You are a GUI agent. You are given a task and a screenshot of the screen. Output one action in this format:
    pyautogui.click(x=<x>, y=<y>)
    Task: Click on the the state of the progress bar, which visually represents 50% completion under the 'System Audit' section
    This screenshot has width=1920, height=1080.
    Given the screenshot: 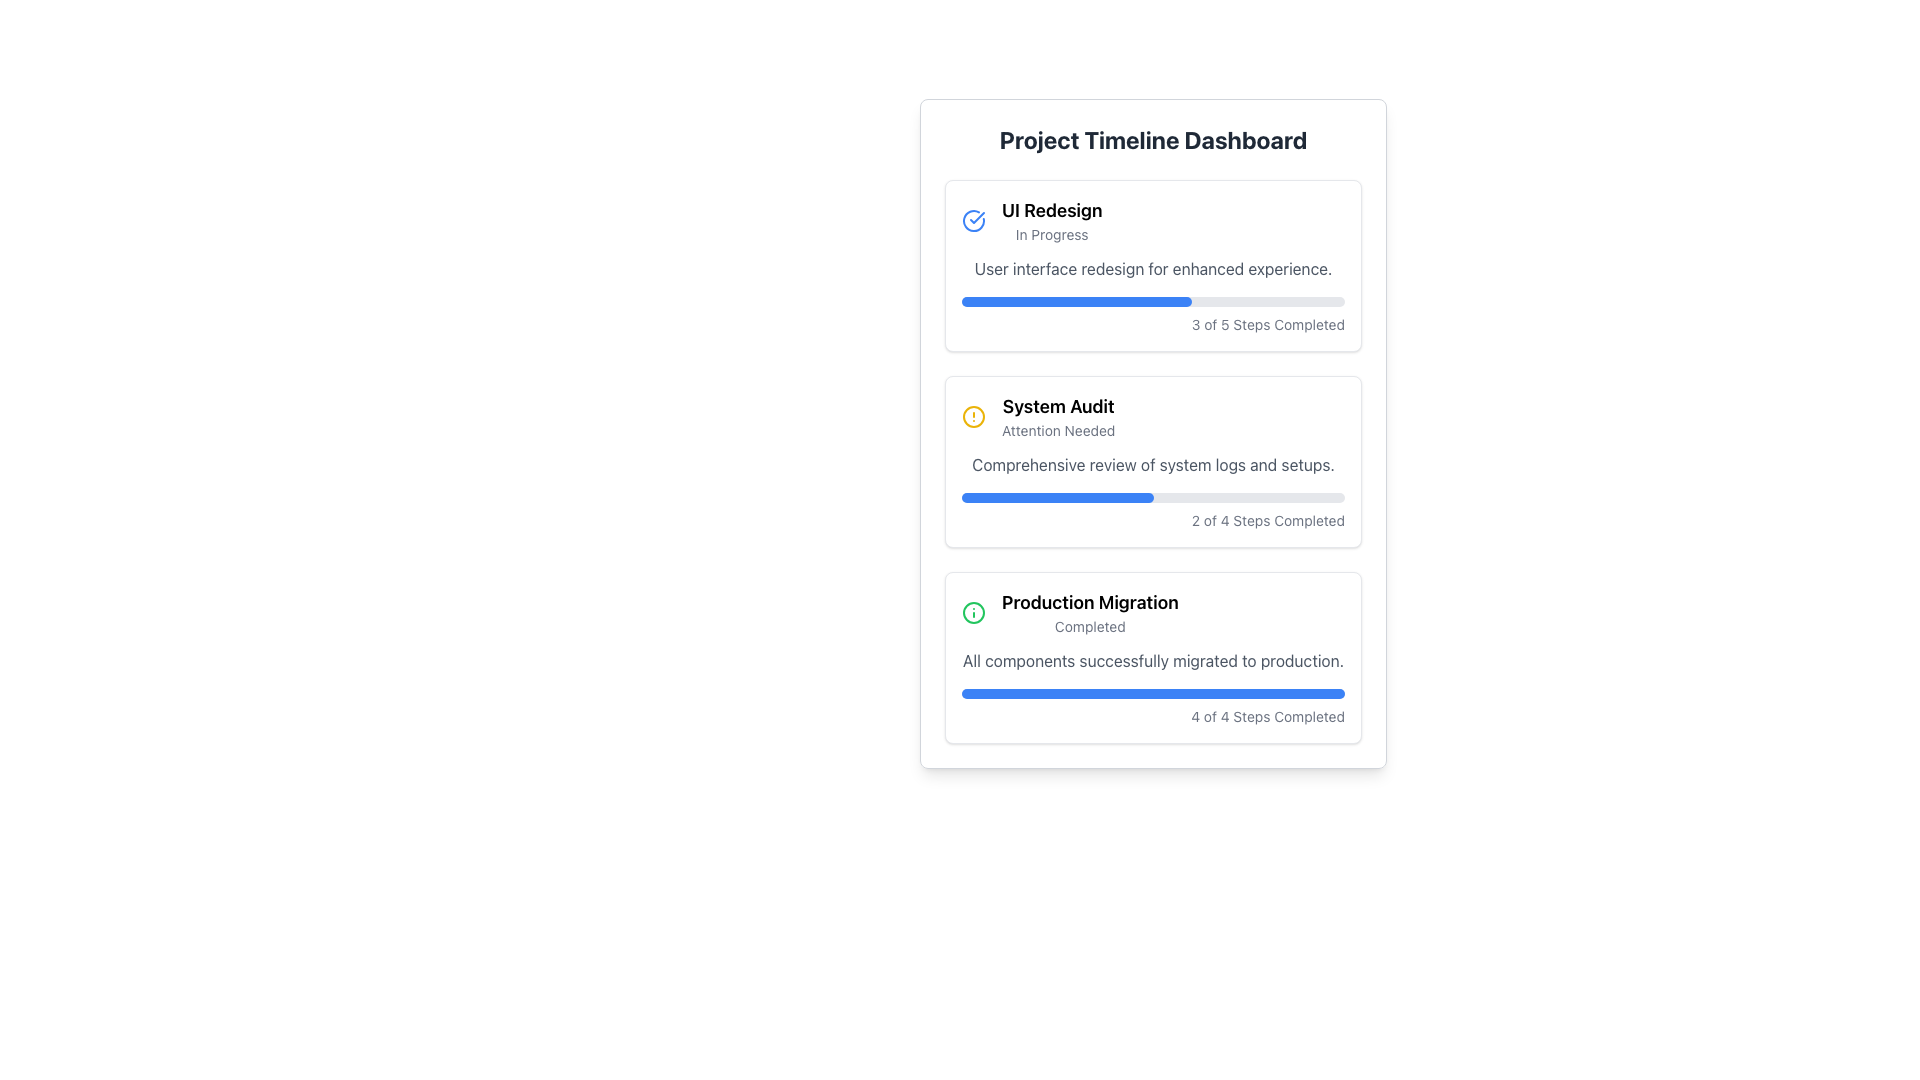 What is the action you would take?
    pyautogui.click(x=1056, y=496)
    